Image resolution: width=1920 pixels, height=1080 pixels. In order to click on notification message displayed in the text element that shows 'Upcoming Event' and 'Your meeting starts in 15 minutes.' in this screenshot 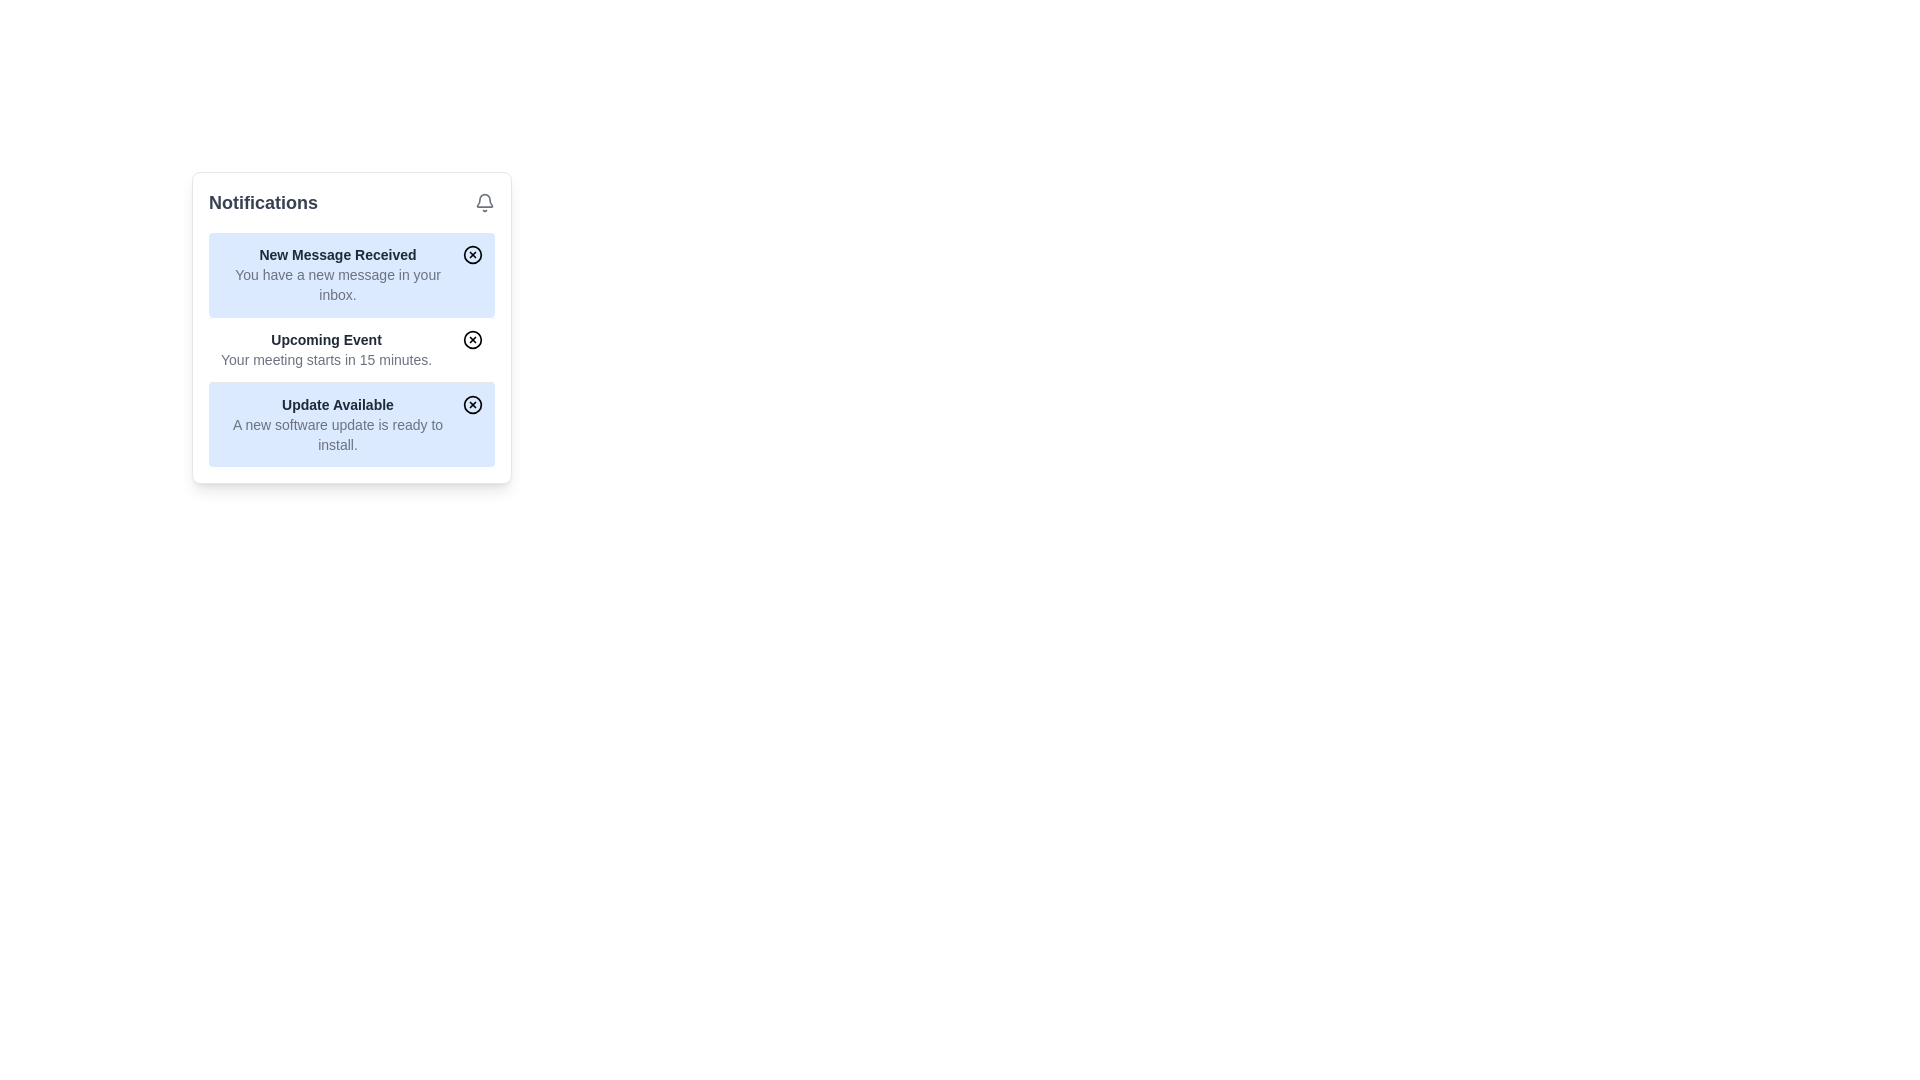, I will do `click(326, 349)`.